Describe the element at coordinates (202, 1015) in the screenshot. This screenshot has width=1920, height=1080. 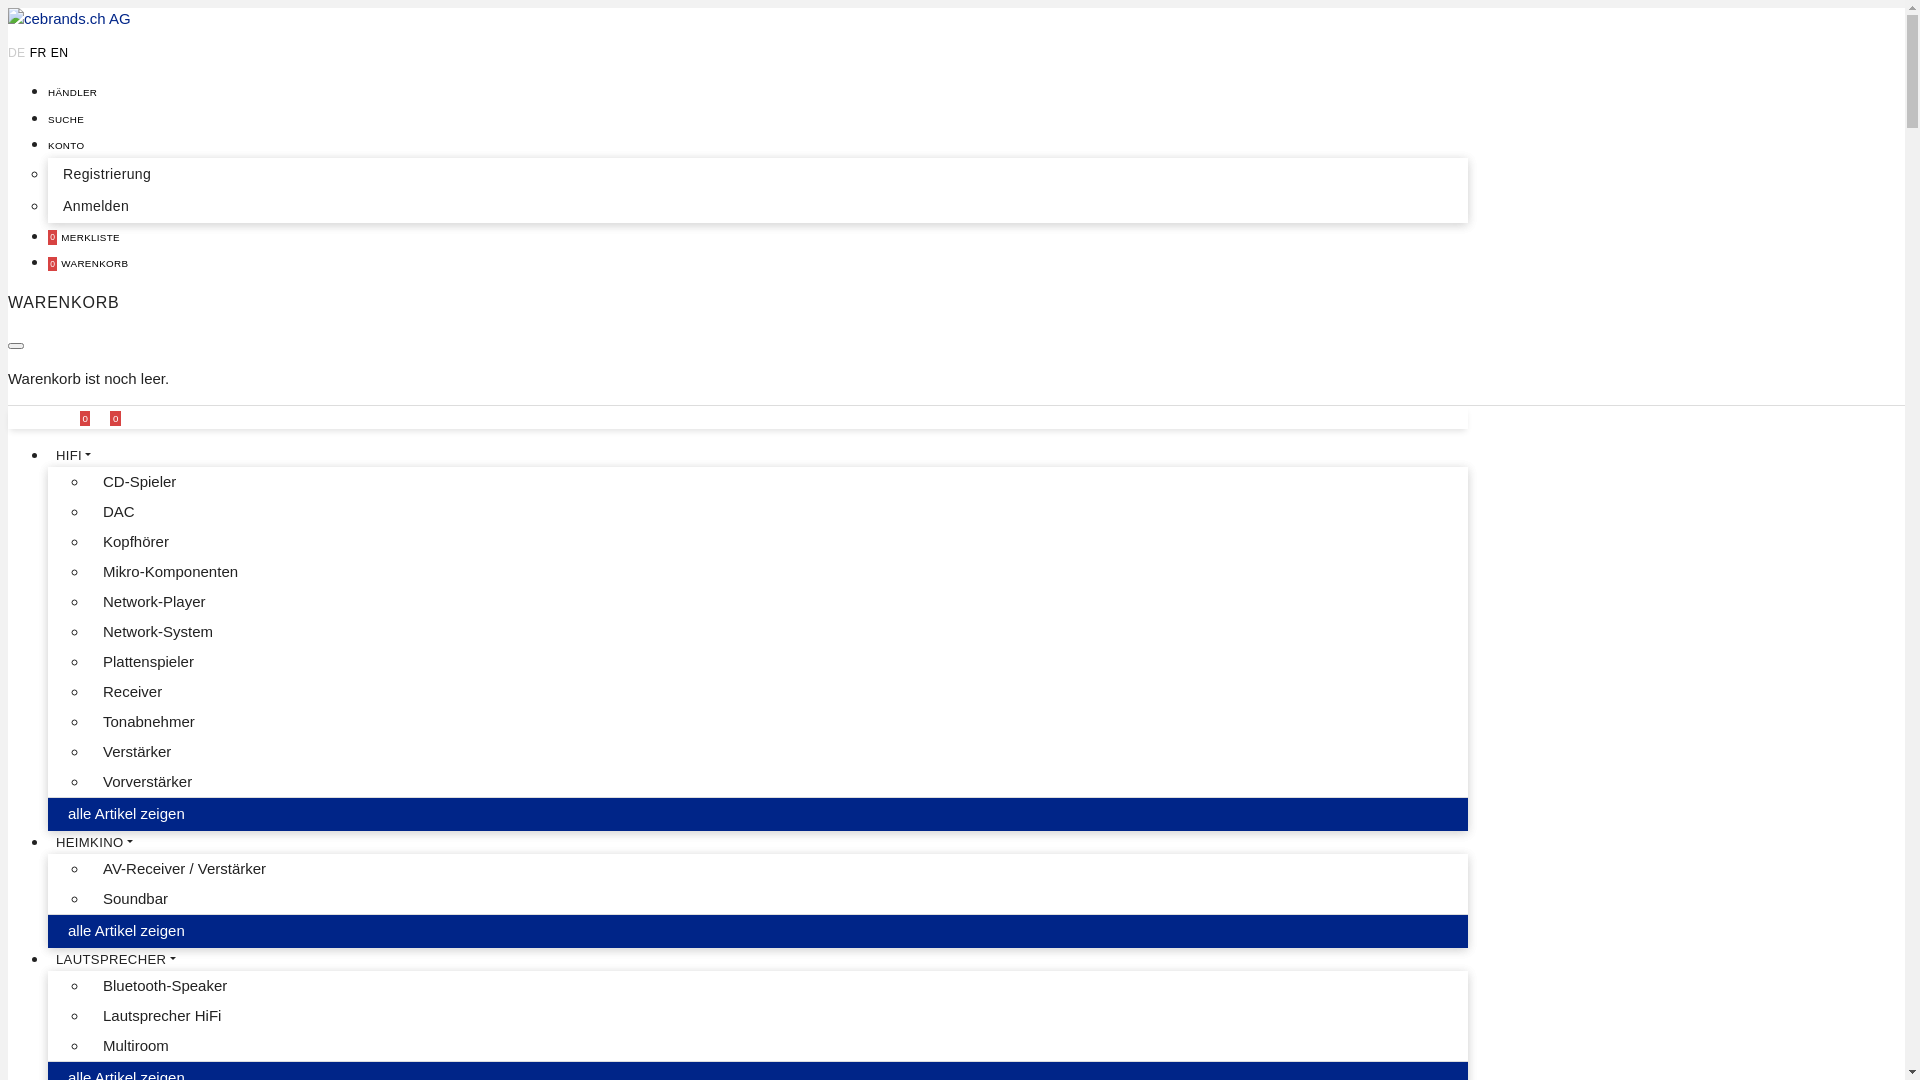
I see `'Lautsprecher HiFi'` at that location.